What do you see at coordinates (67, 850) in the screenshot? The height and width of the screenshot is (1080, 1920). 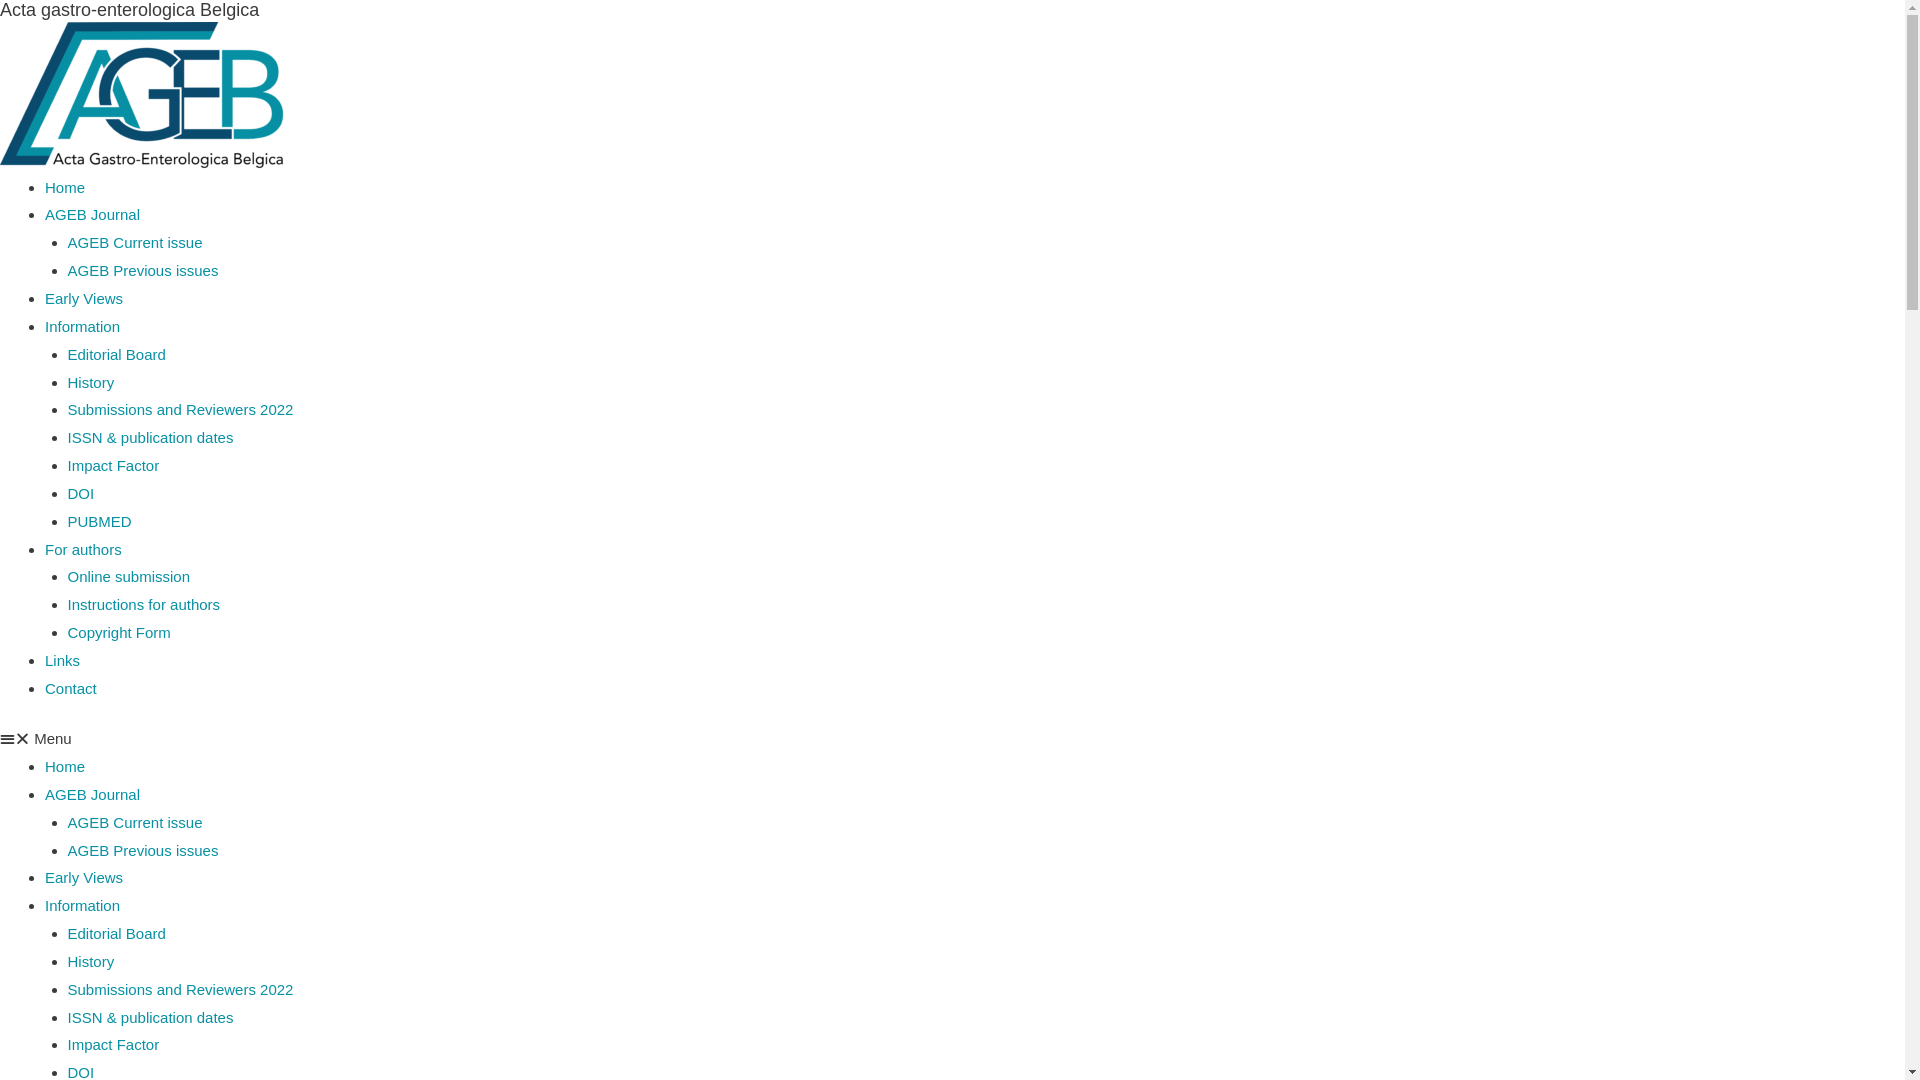 I see `'AGEB Previous issues'` at bounding box center [67, 850].